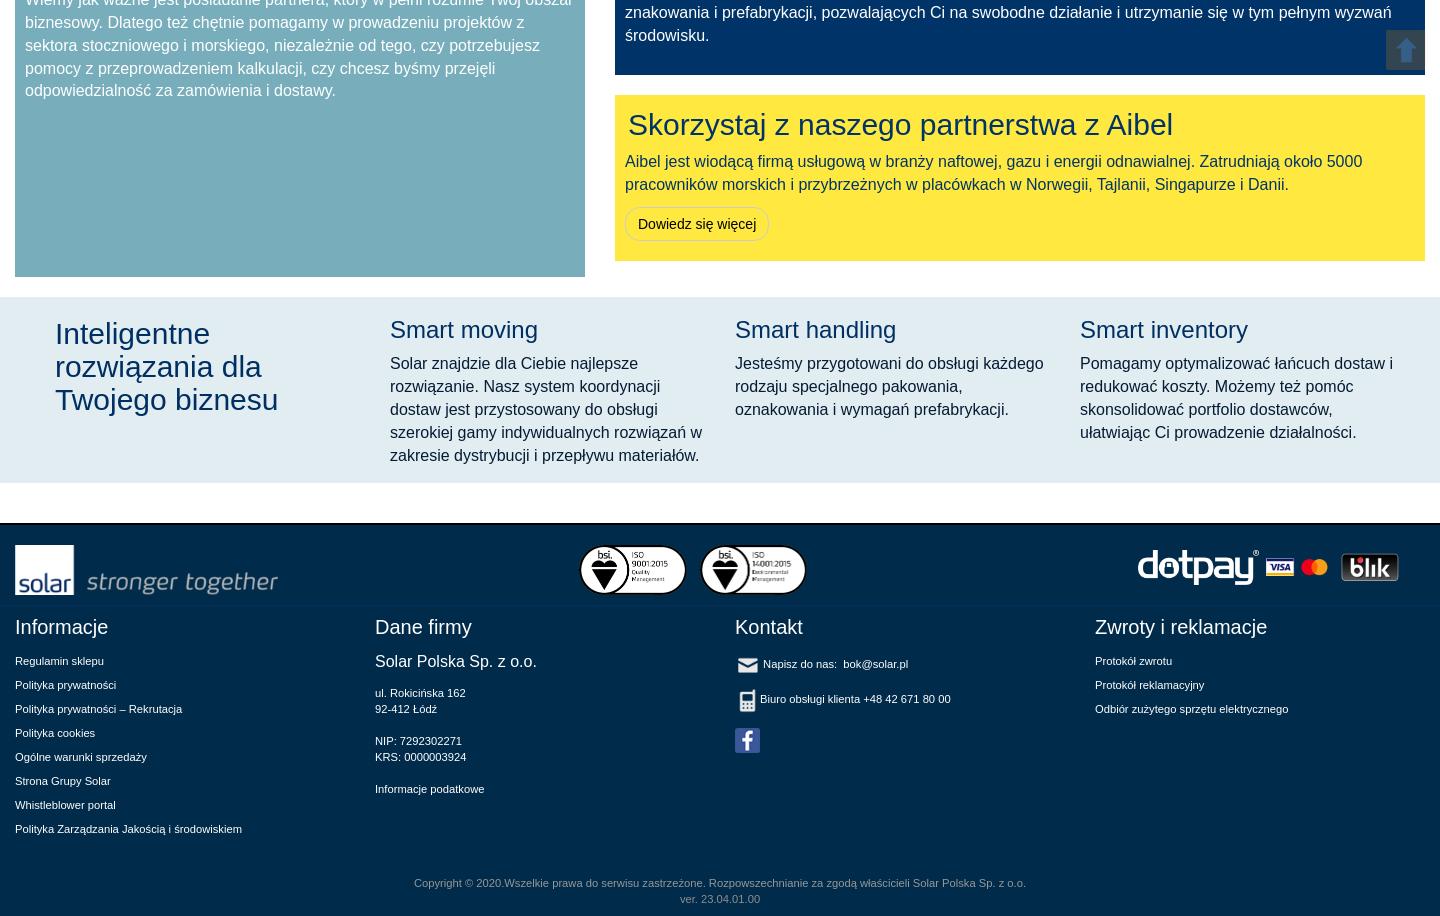 The image size is (1440, 916). I want to click on 'KRS: 0000003924', so click(373, 755).